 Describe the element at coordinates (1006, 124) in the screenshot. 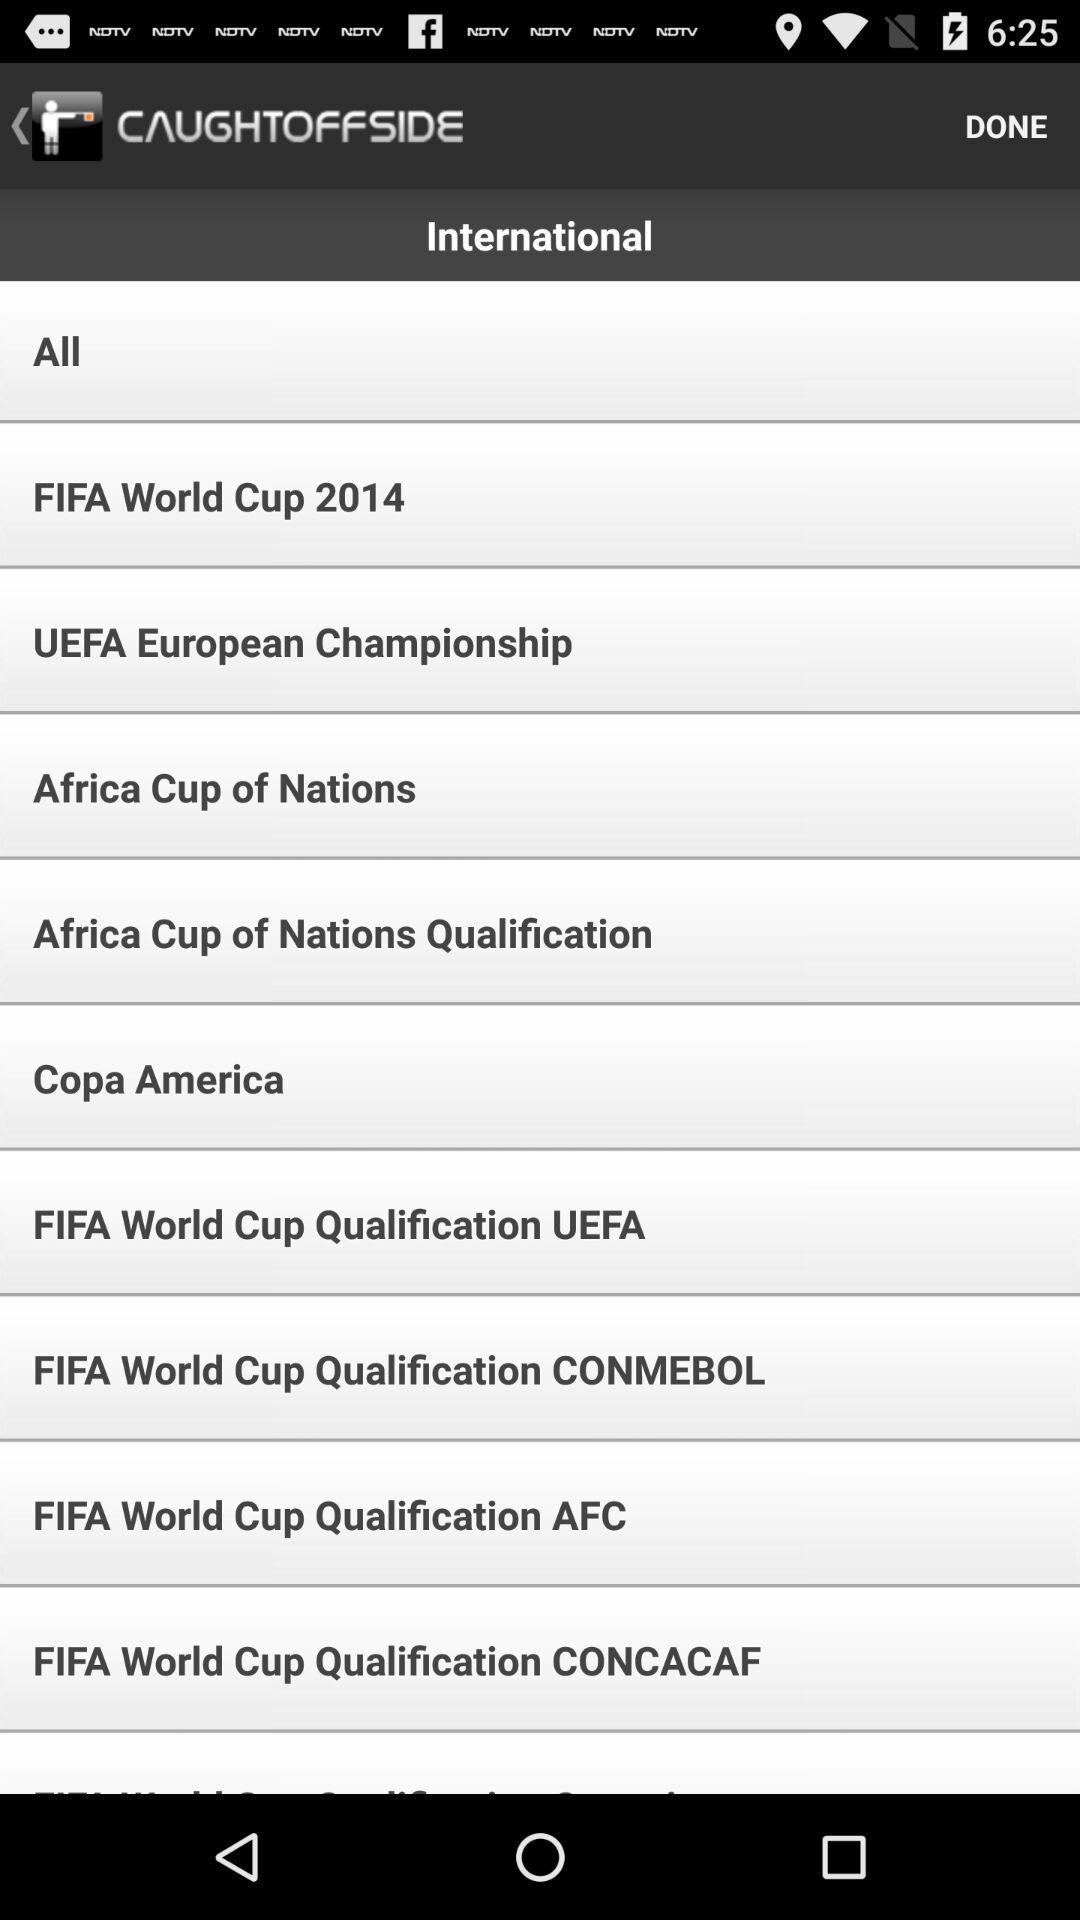

I see `the done item` at that location.